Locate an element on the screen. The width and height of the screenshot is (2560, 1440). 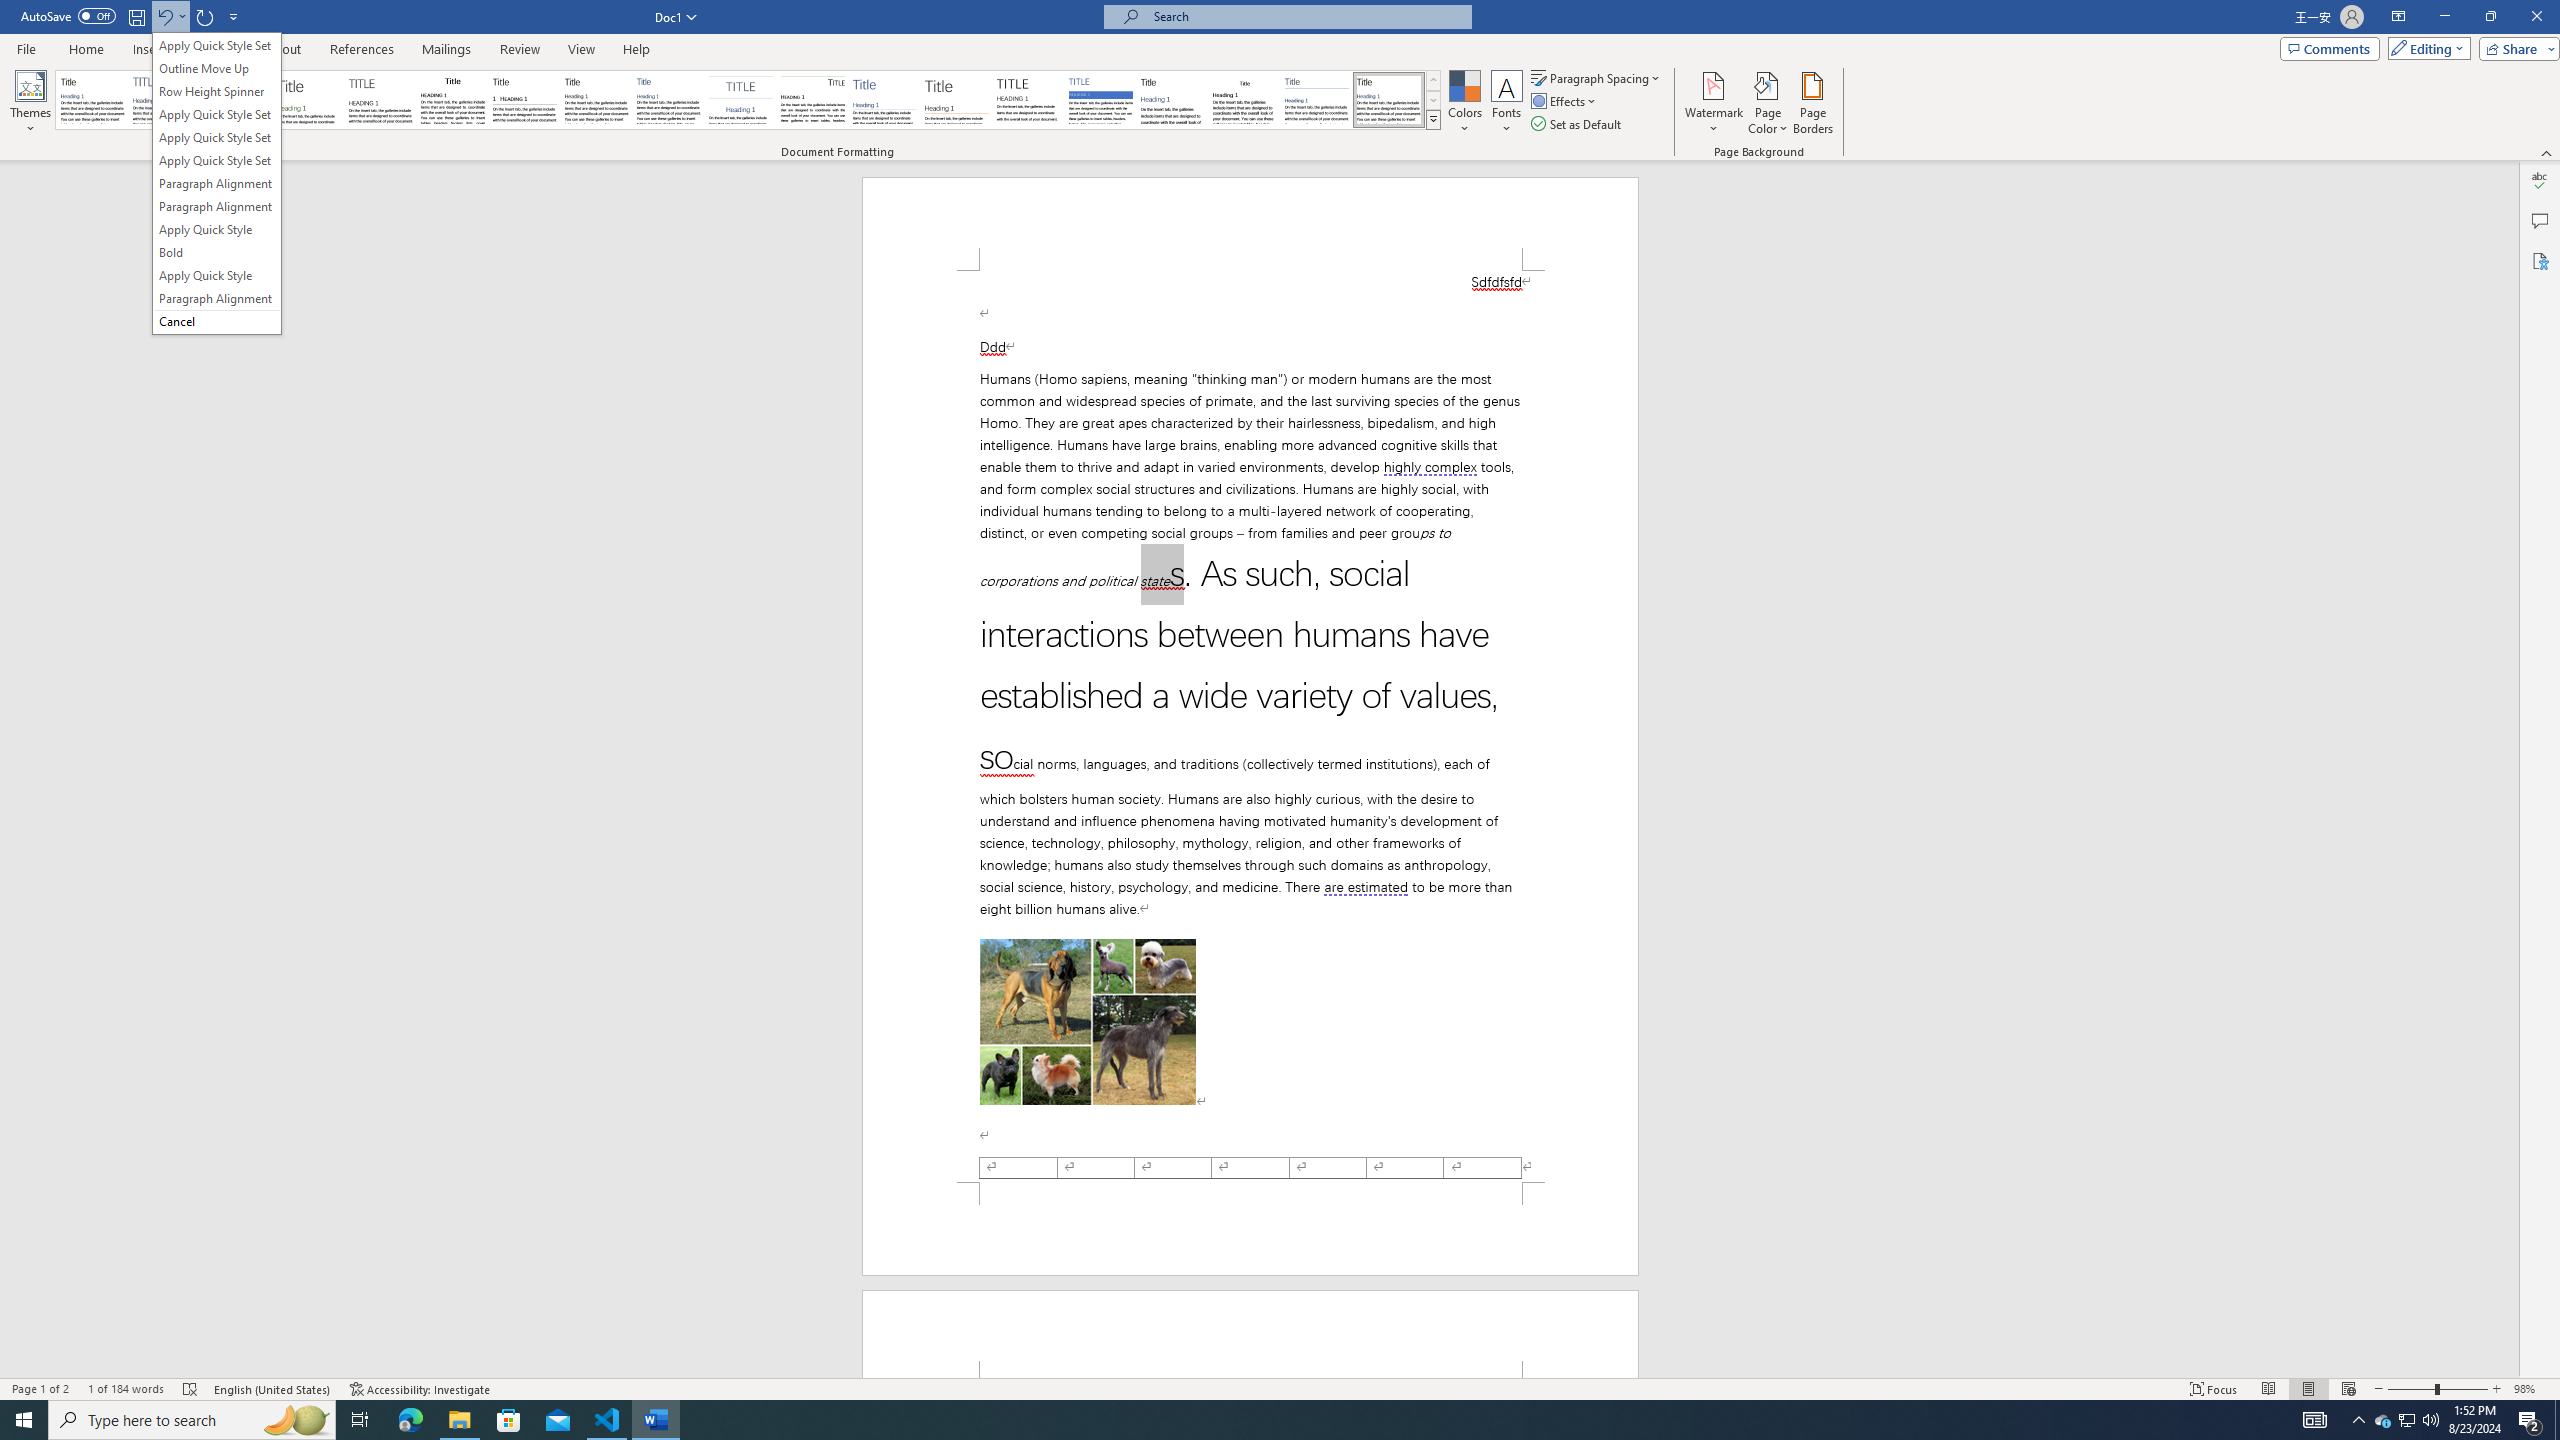
'Colors' is located at coordinates (1463, 103).